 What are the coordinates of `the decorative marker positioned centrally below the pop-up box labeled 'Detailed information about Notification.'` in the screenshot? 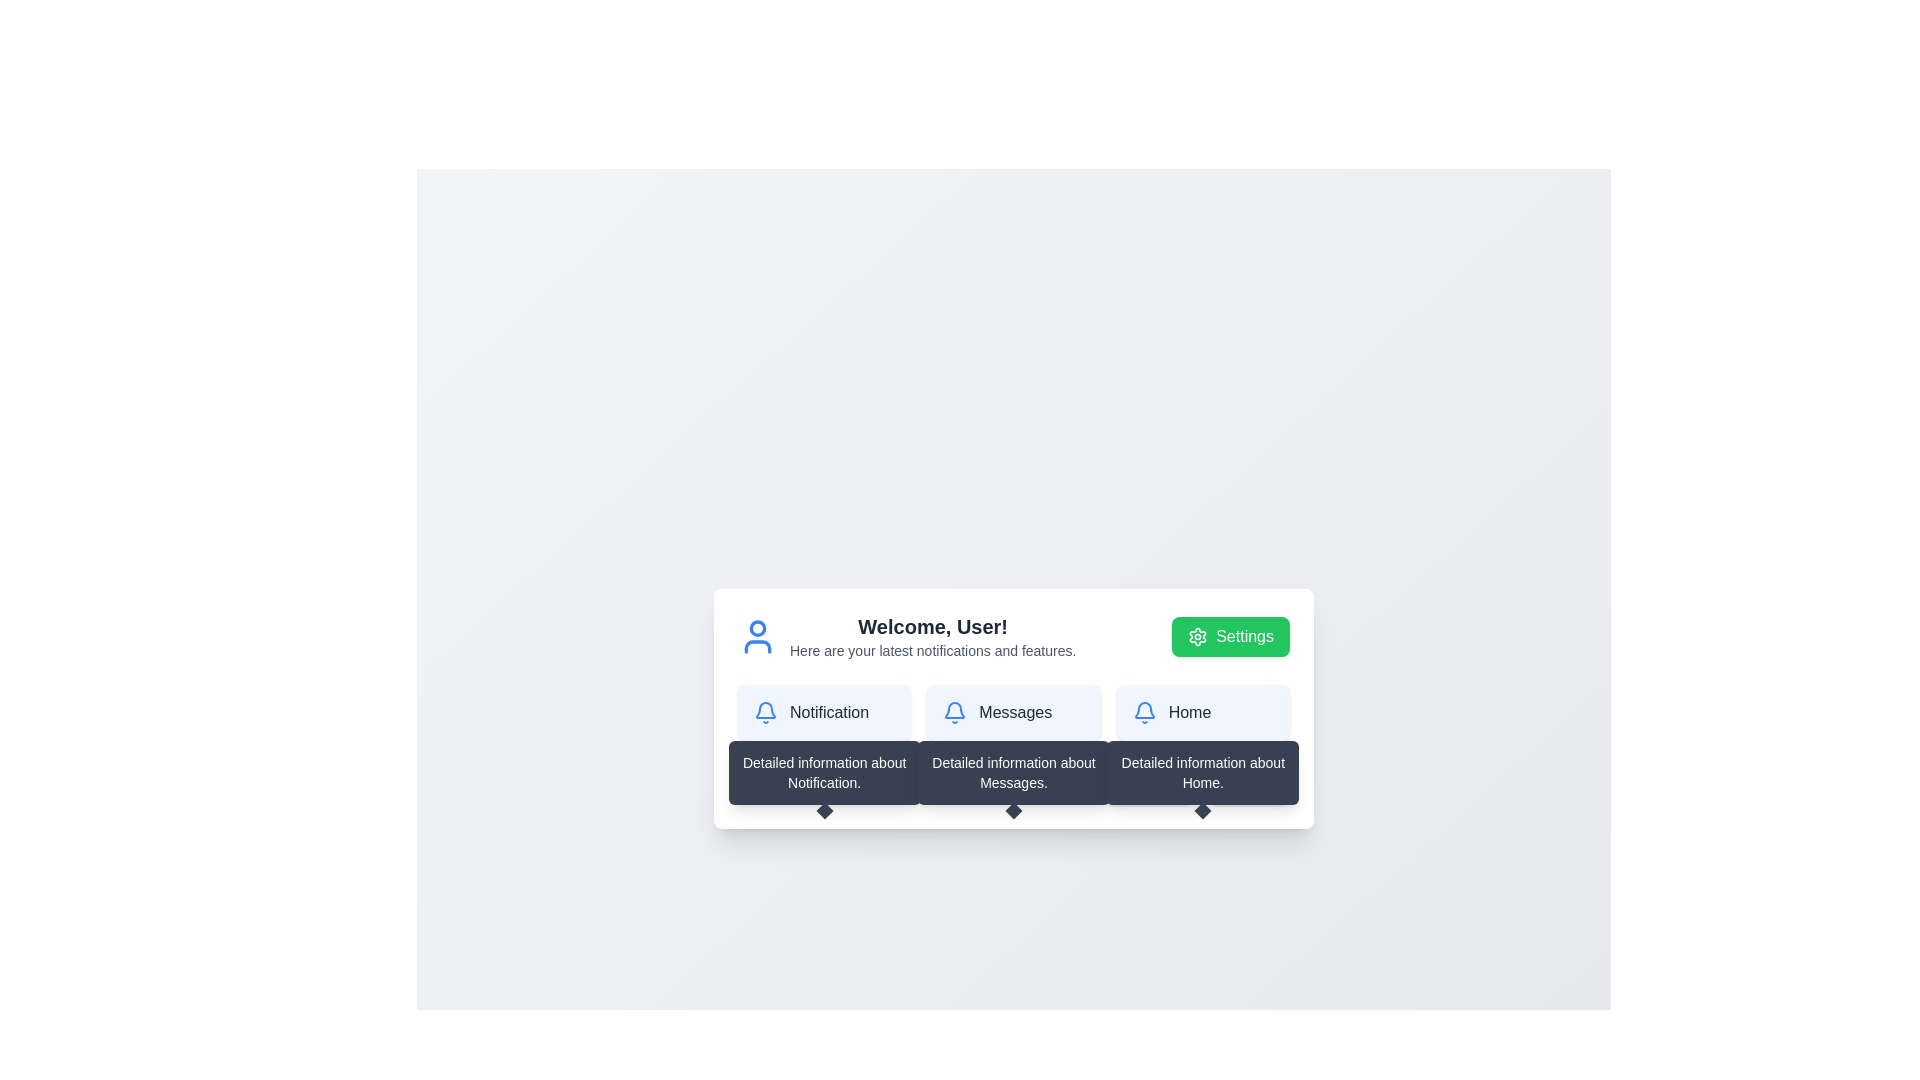 It's located at (824, 810).